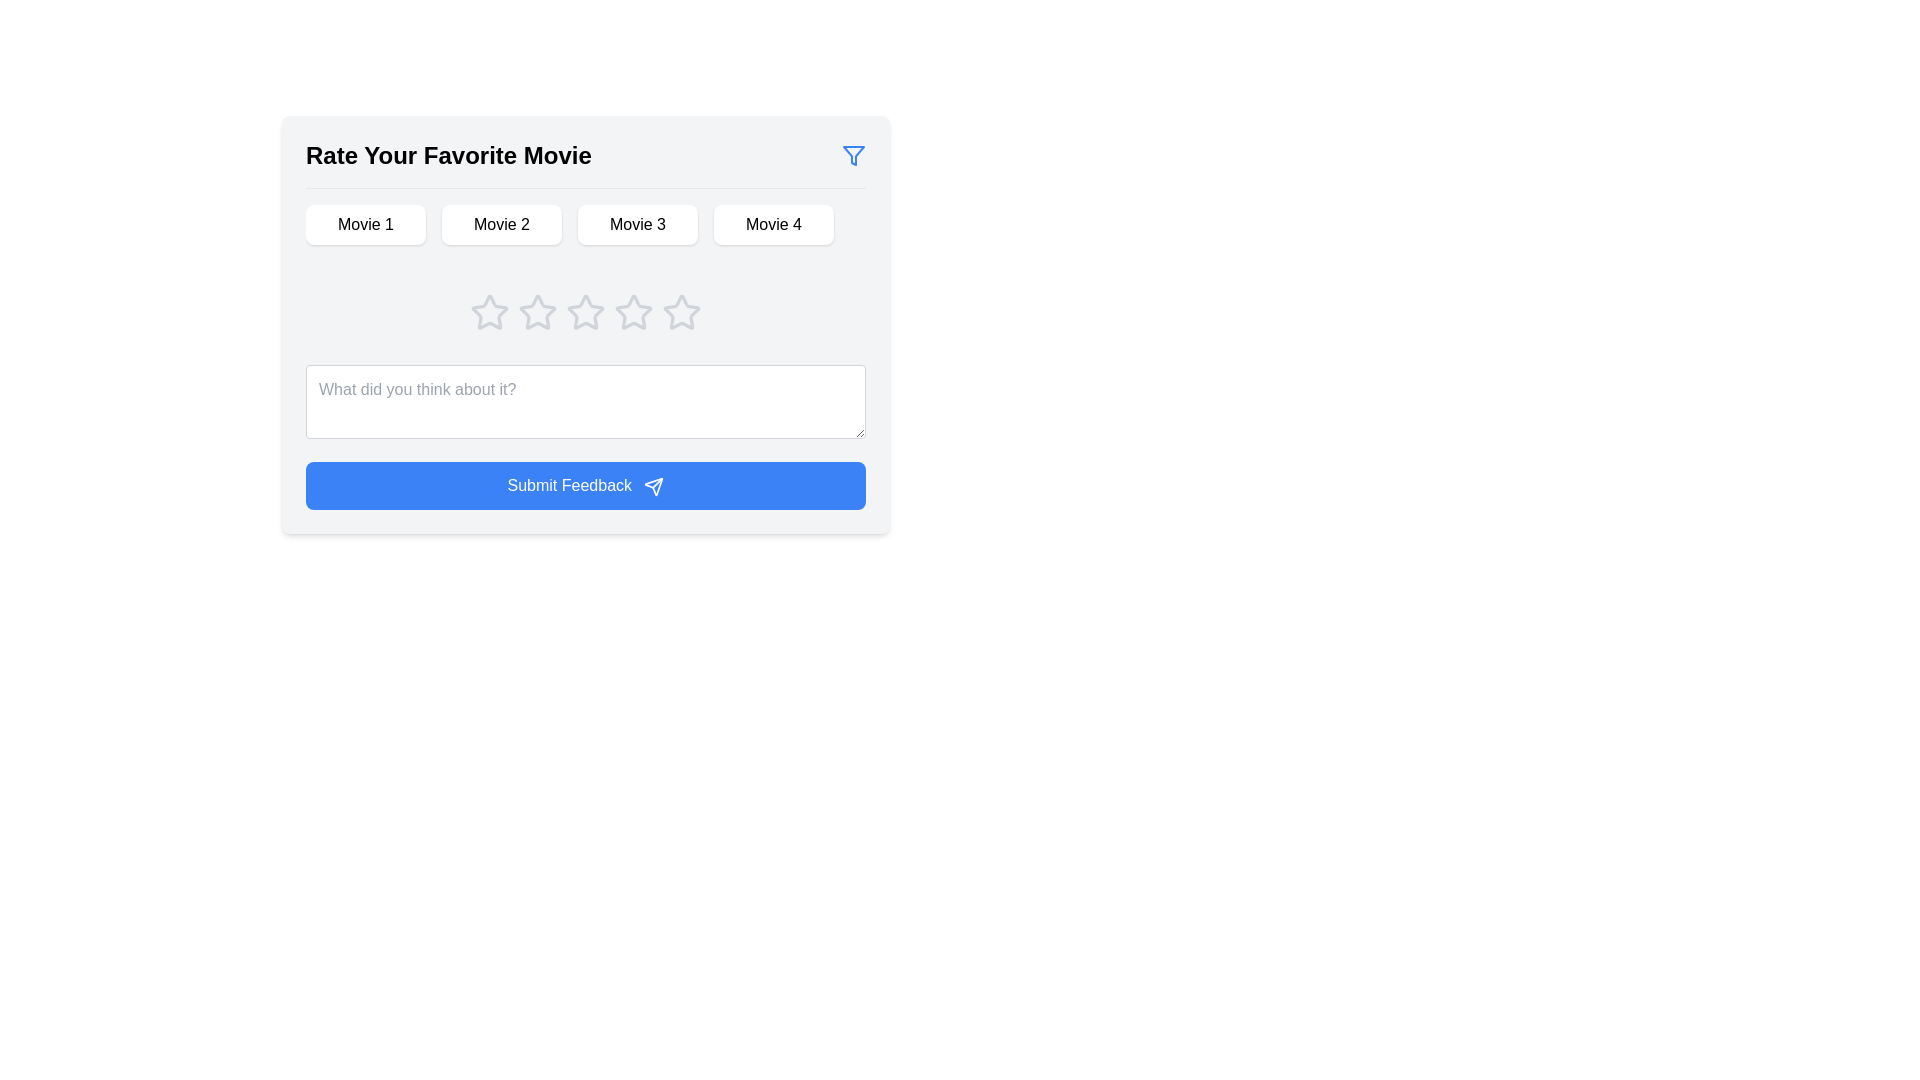 The height and width of the screenshot is (1080, 1920). What do you see at coordinates (502, 224) in the screenshot?
I see `the text label indicating 'Movie 2', which is centrally positioned in a group of similar items and is used for selection or identification` at bounding box center [502, 224].